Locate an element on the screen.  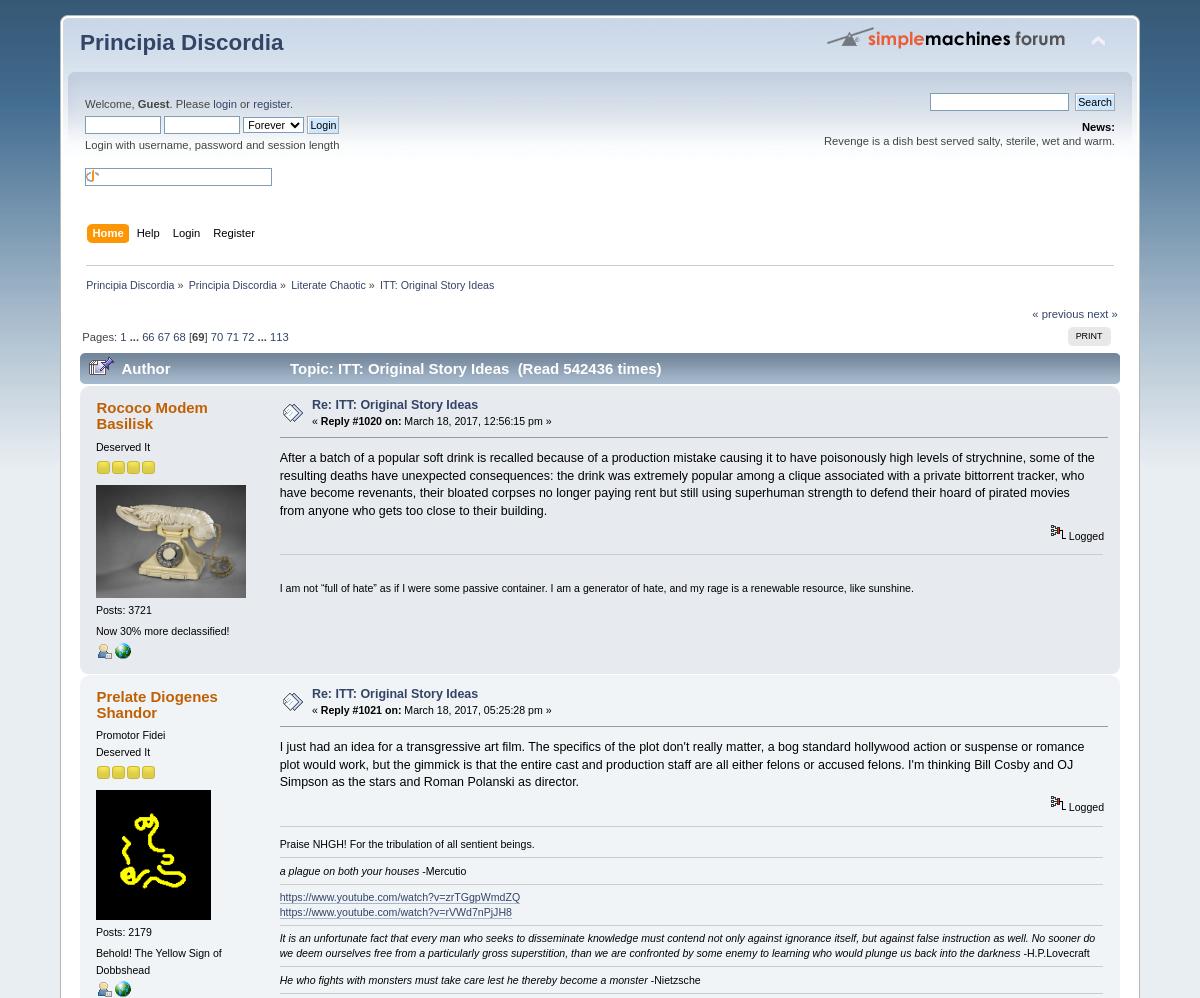
'-H.P.Lovecraft' is located at coordinates (1053, 951).